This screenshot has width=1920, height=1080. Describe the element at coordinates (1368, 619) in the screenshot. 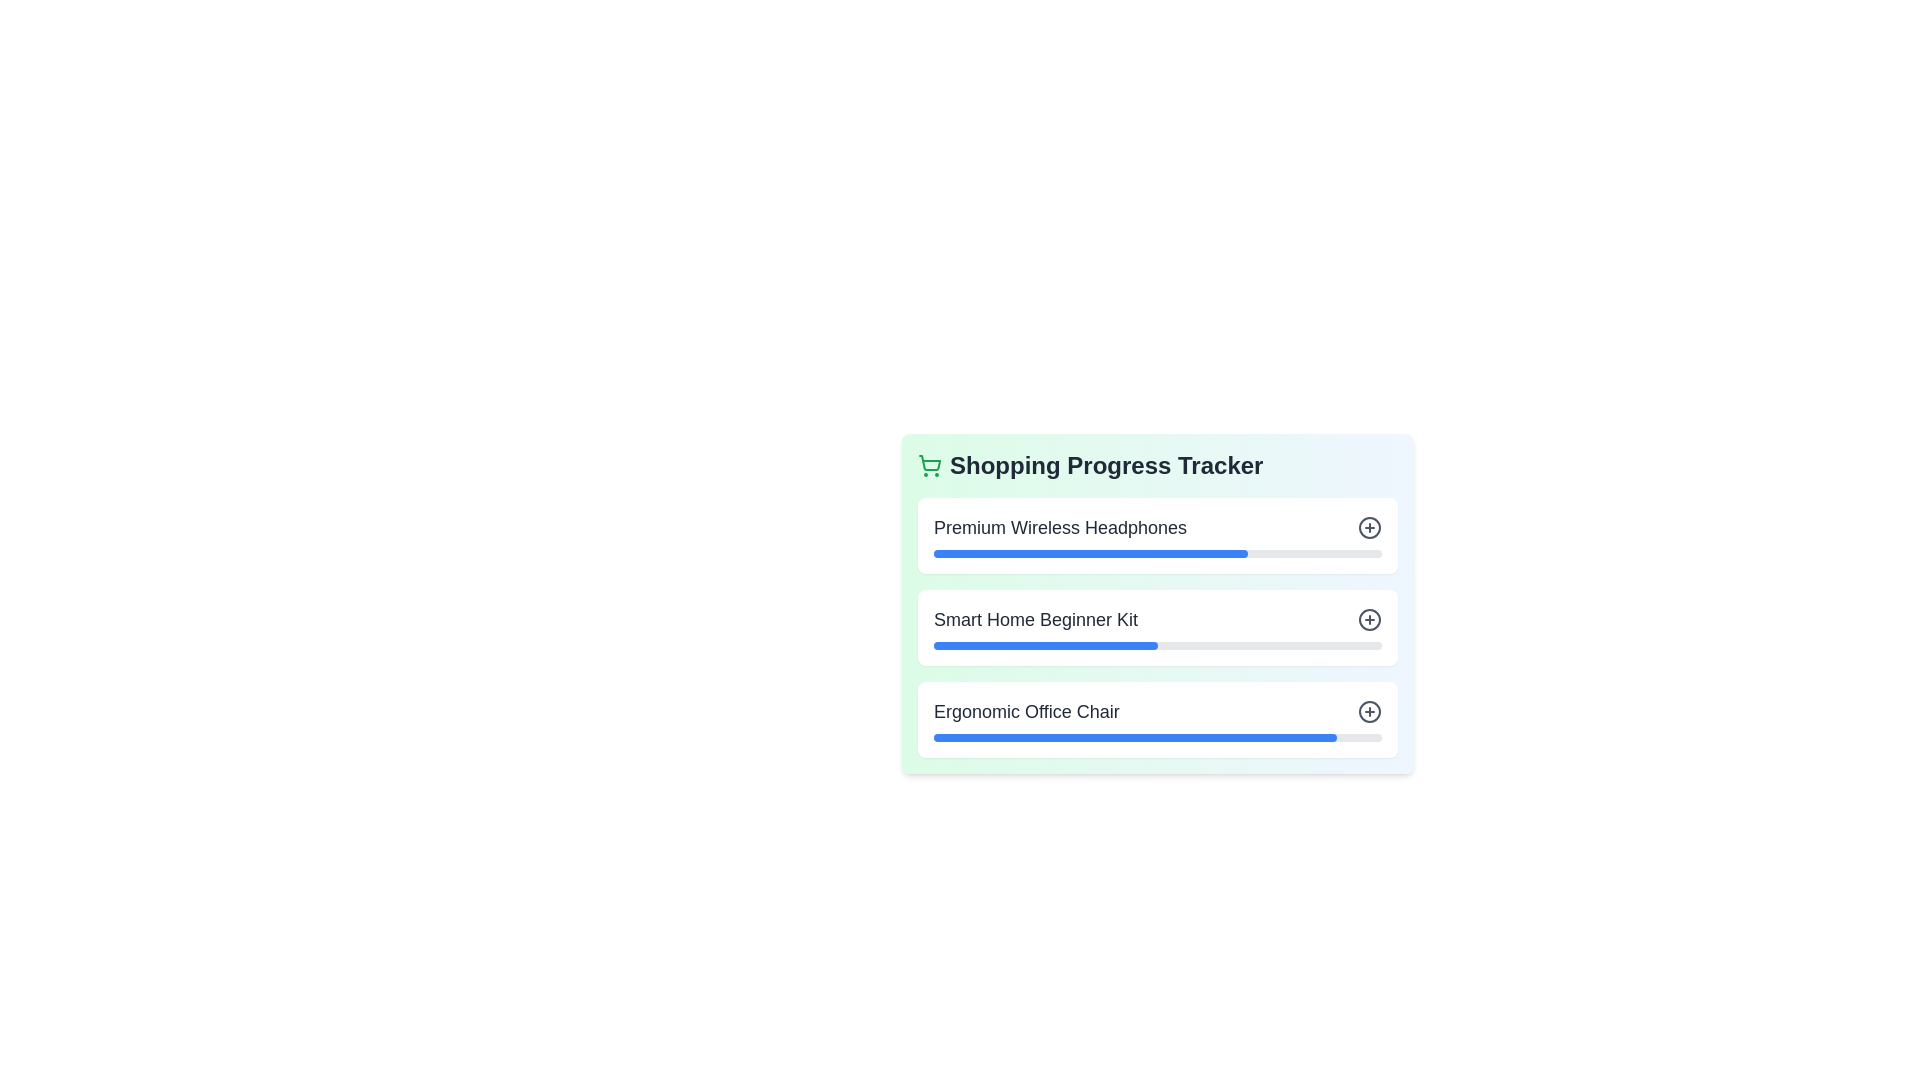

I see `the filled circular graphical element located at the center of the interactive component resembling a compact icon, which is part of the 'Smart Home Beginner Kit' section` at that location.